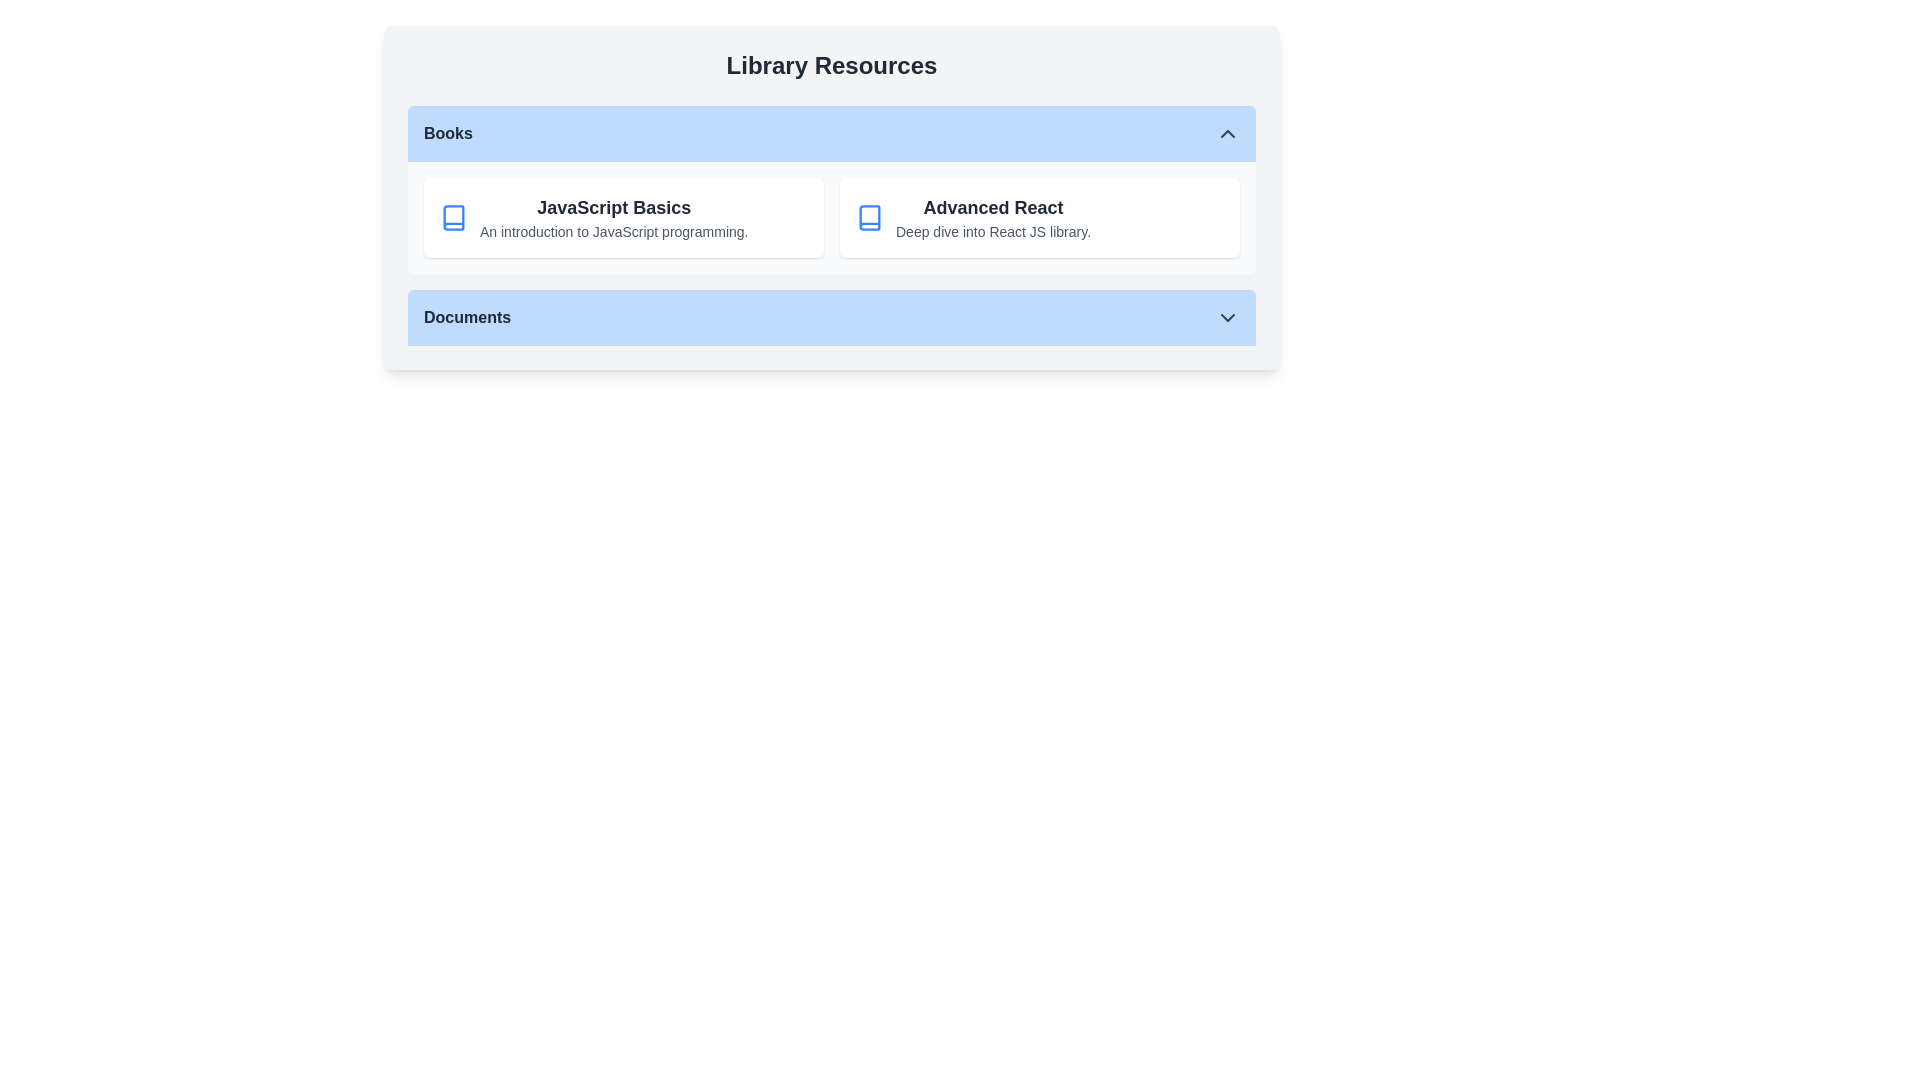 This screenshot has height=1080, width=1920. What do you see at coordinates (453, 218) in the screenshot?
I see `the book icon representing the 'JavaScript Basics' resource` at bounding box center [453, 218].